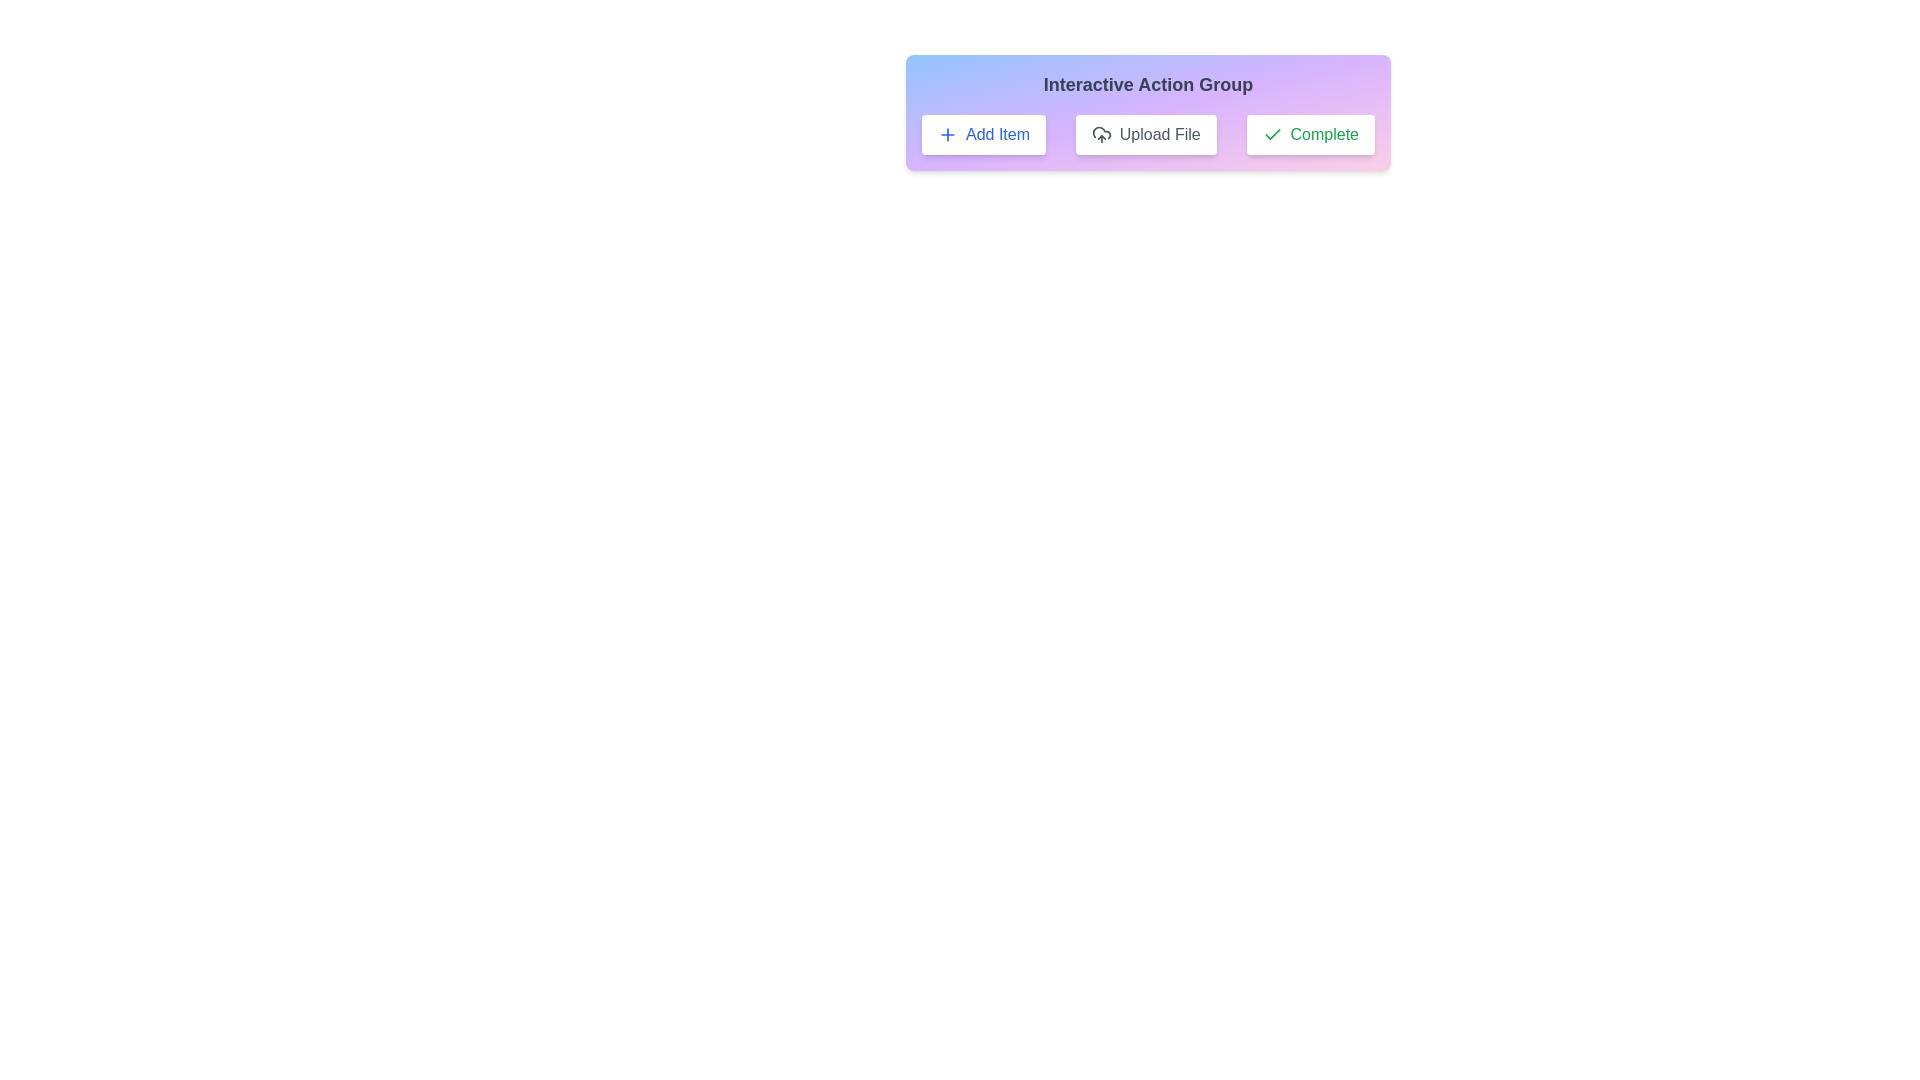 This screenshot has width=1920, height=1080. What do you see at coordinates (1324, 135) in the screenshot?
I see `text 'Complete' from the text label within the button that visually indicates a completion action, located in the third position among horizontally arranged buttons` at bounding box center [1324, 135].